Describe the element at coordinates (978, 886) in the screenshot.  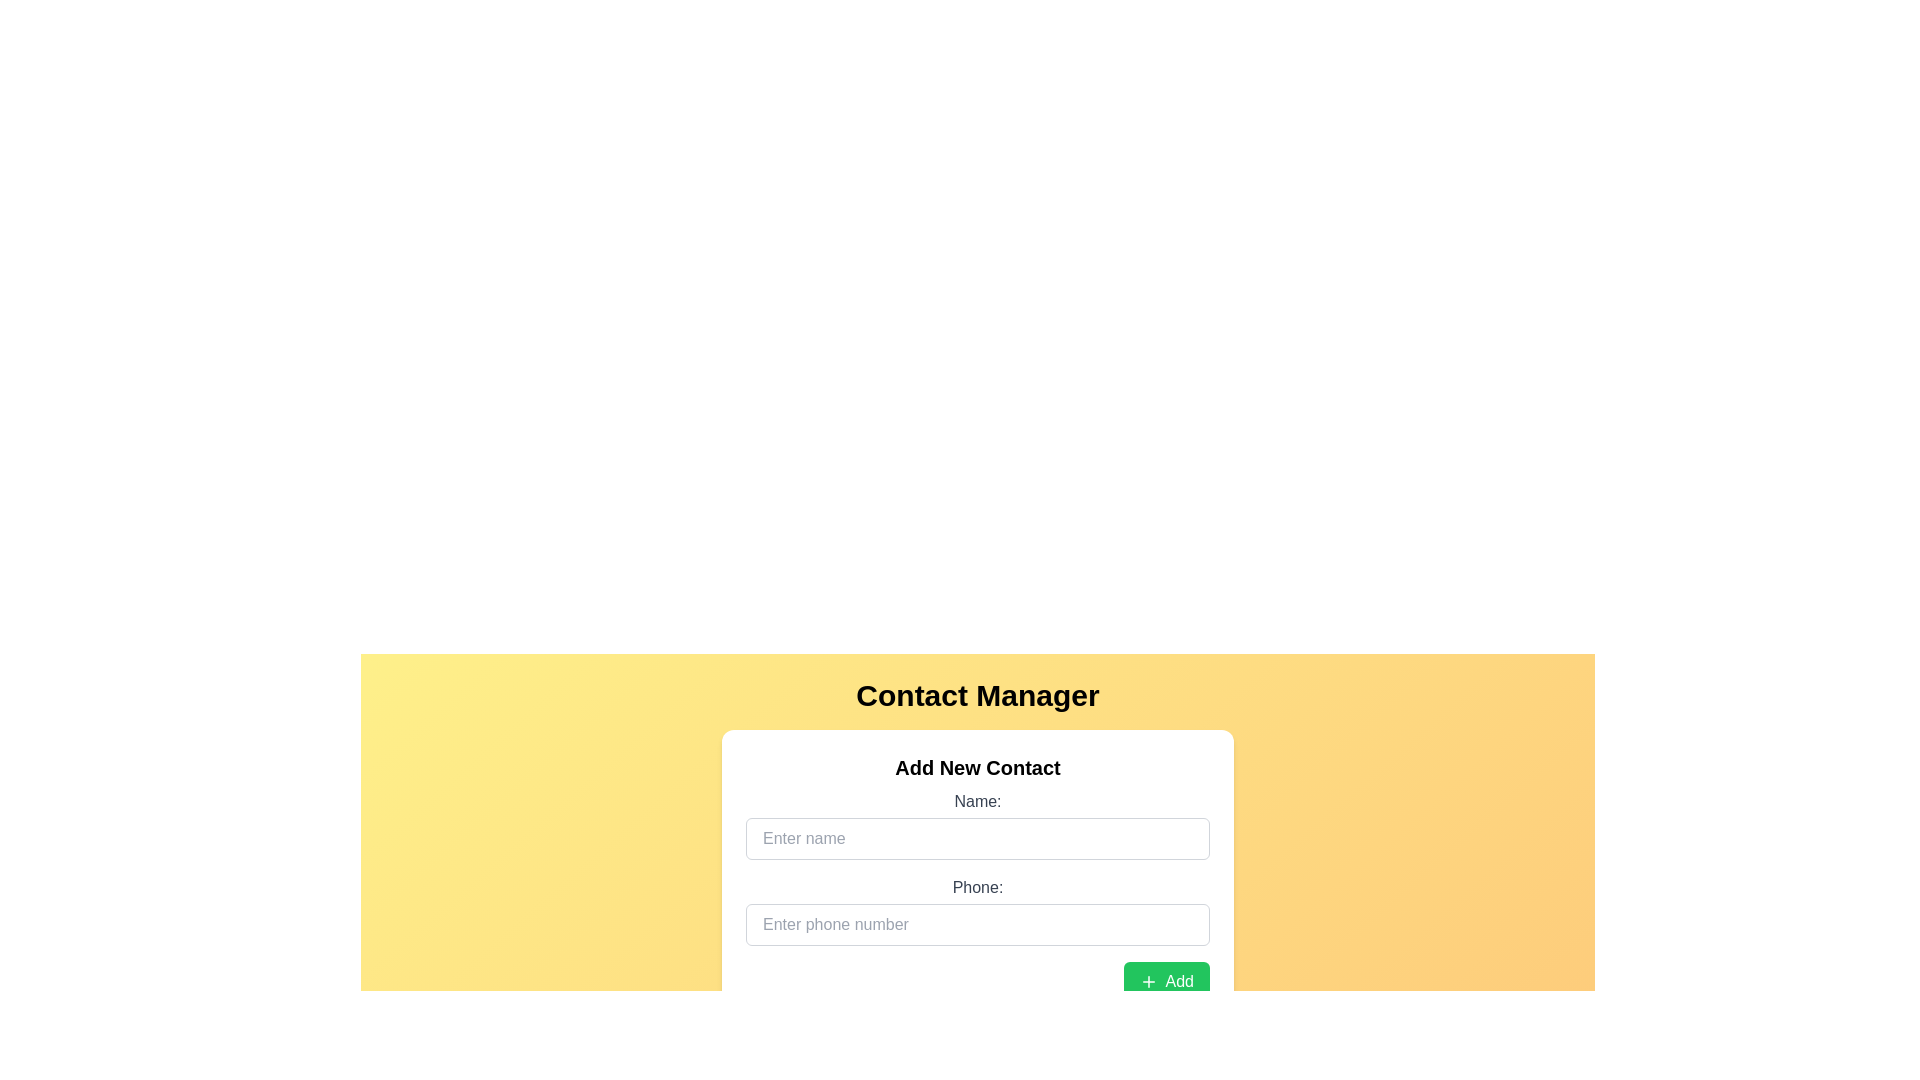
I see `the 'Phone:' text label, which is styled with grayish text color and positioned above the phone number input field in the 'Add New Contact' form` at that location.